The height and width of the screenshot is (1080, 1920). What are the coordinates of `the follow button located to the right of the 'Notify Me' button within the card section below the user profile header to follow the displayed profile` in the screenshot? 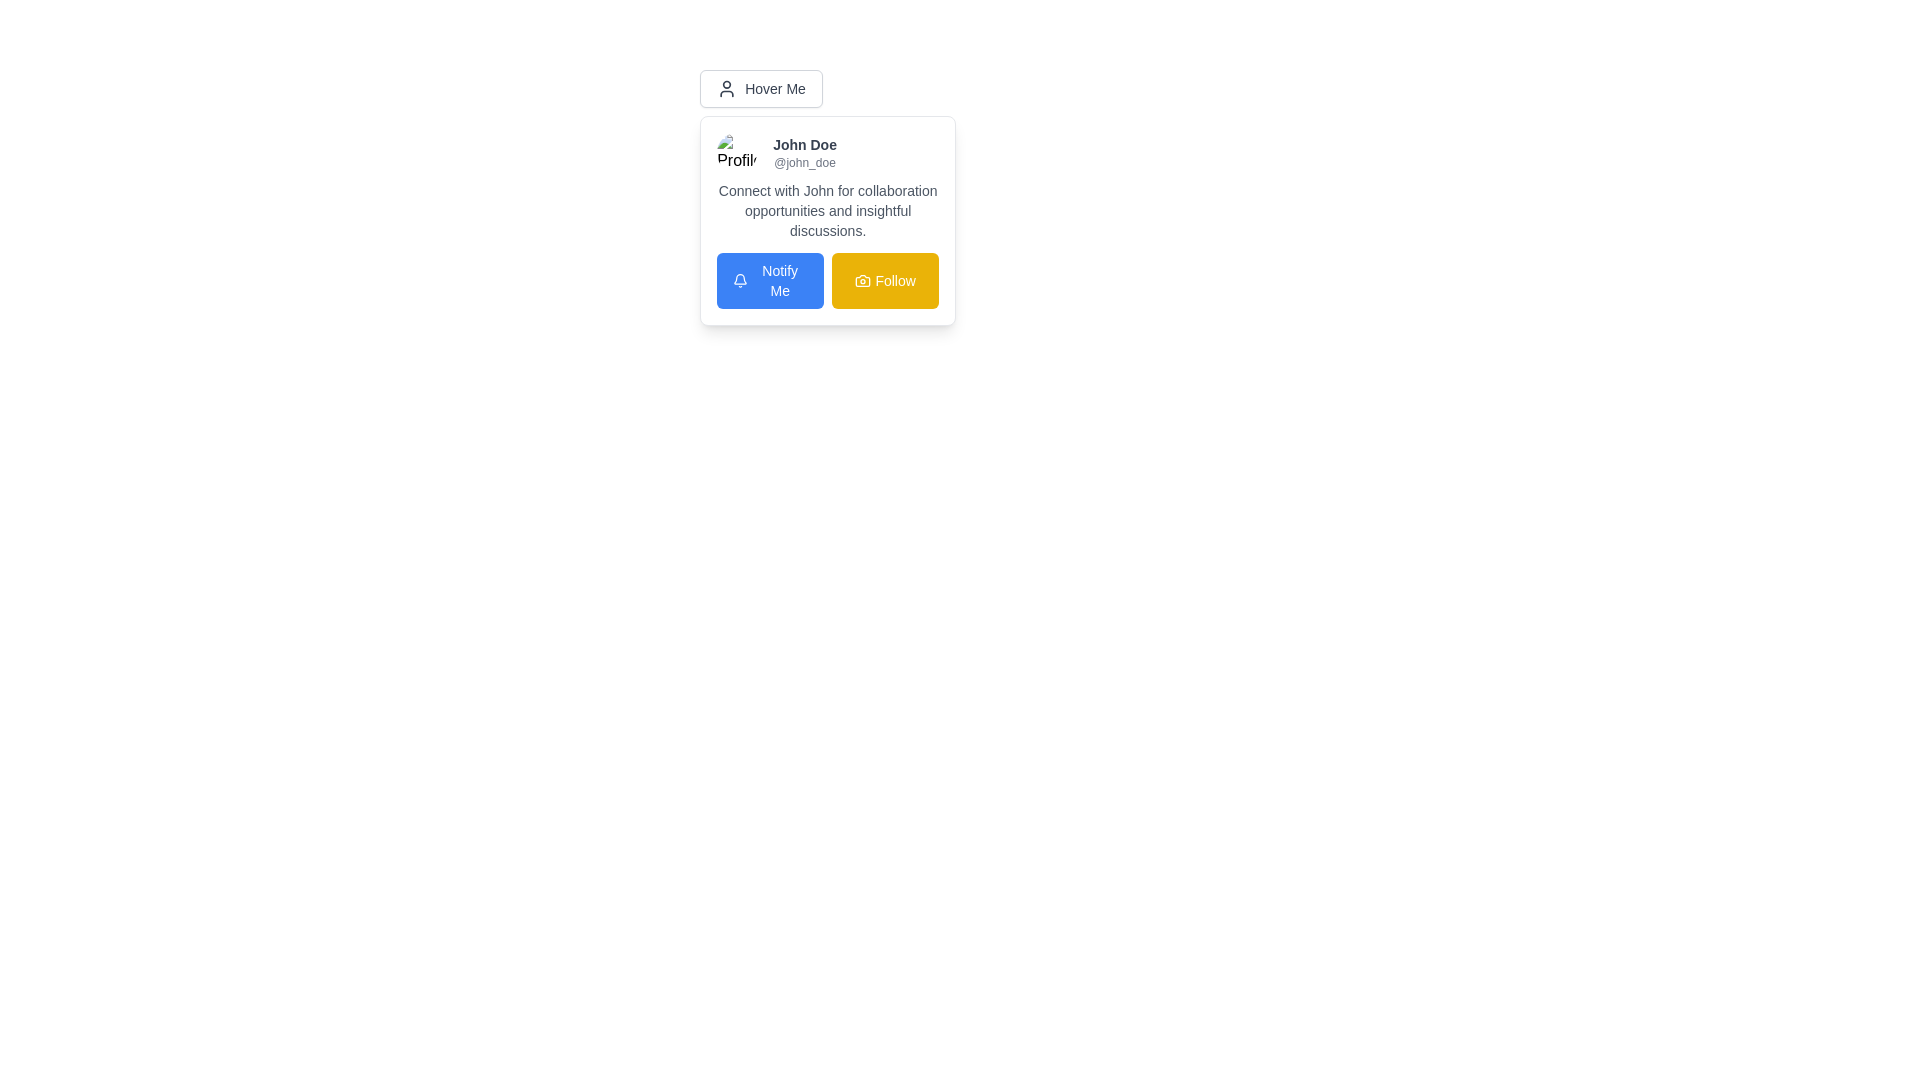 It's located at (884, 281).